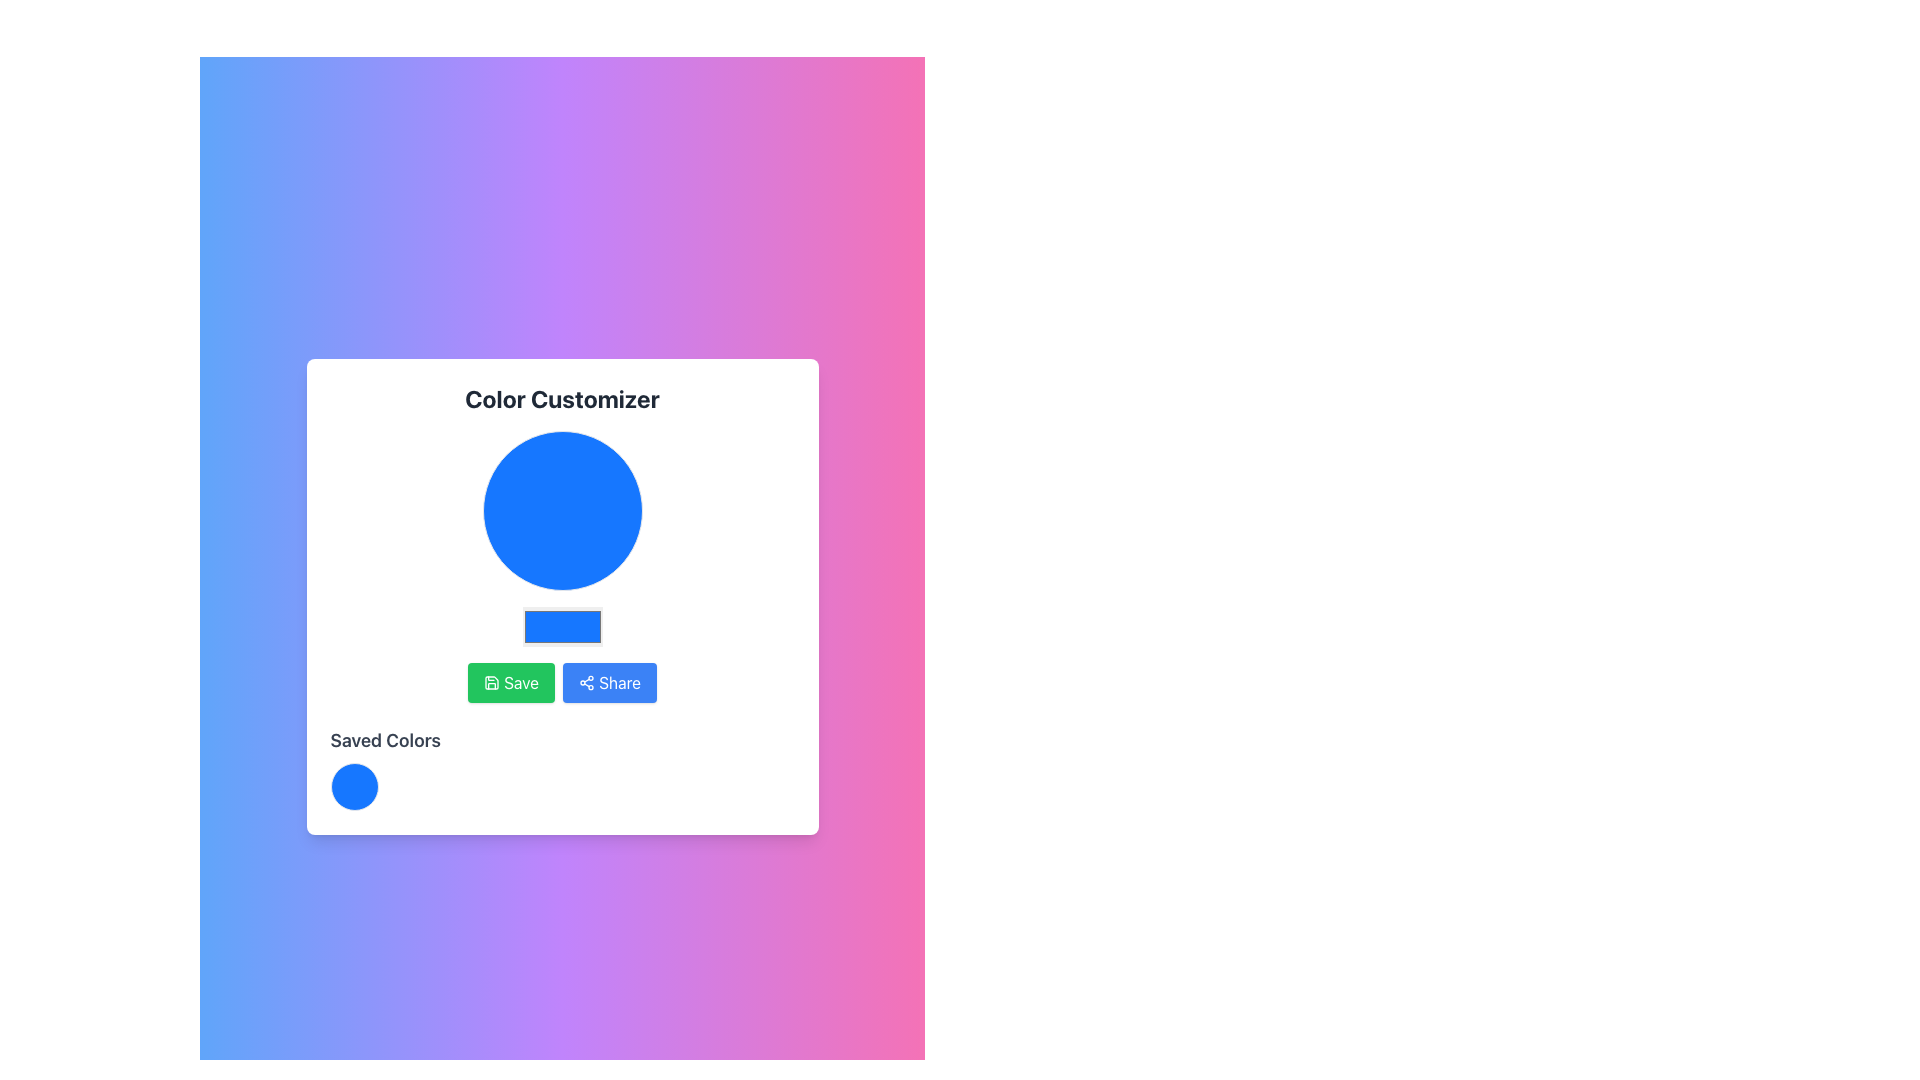 This screenshot has height=1080, width=1920. What do you see at coordinates (585, 681) in the screenshot?
I see `the share icon located within the blue 'Share' button, which is to the right of the 'Save' button` at bounding box center [585, 681].